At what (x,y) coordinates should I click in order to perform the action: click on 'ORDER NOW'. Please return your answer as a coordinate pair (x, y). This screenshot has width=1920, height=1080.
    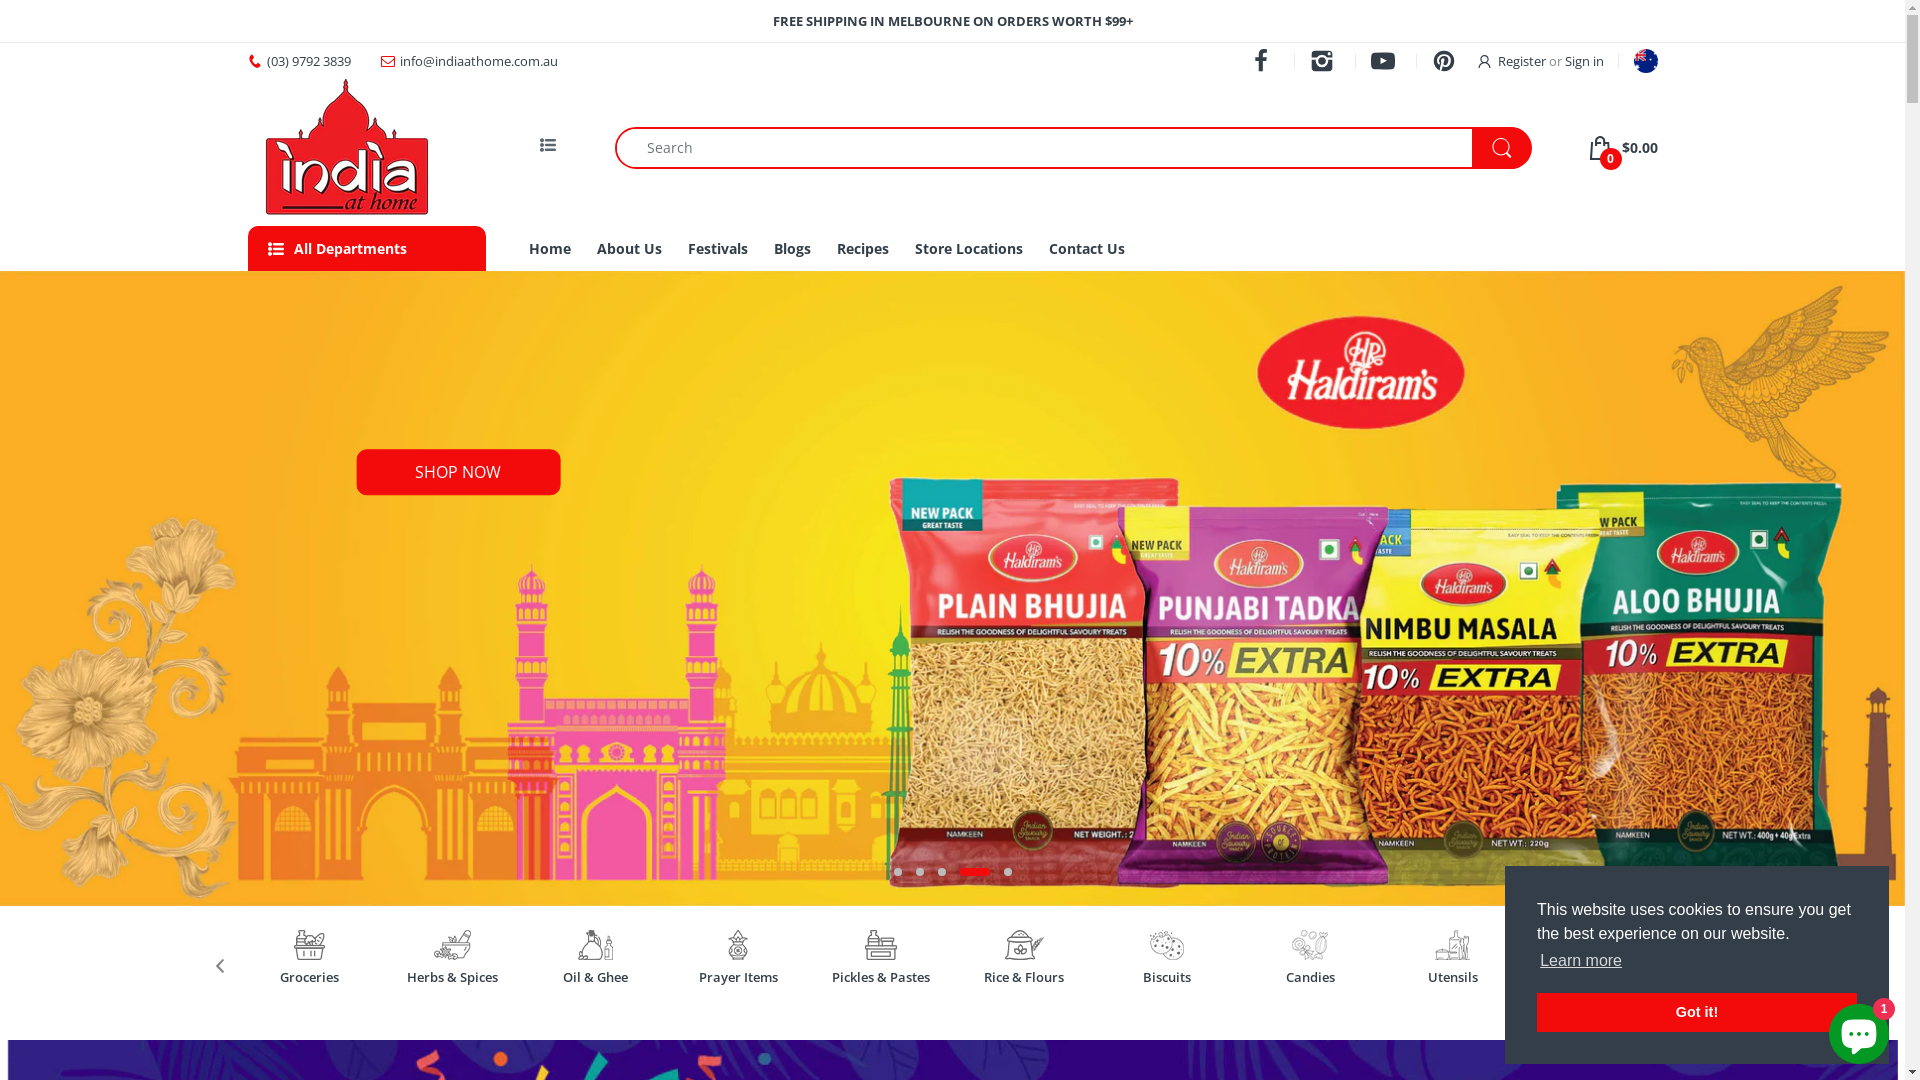
    Looking at the image, I should click on (460, 473).